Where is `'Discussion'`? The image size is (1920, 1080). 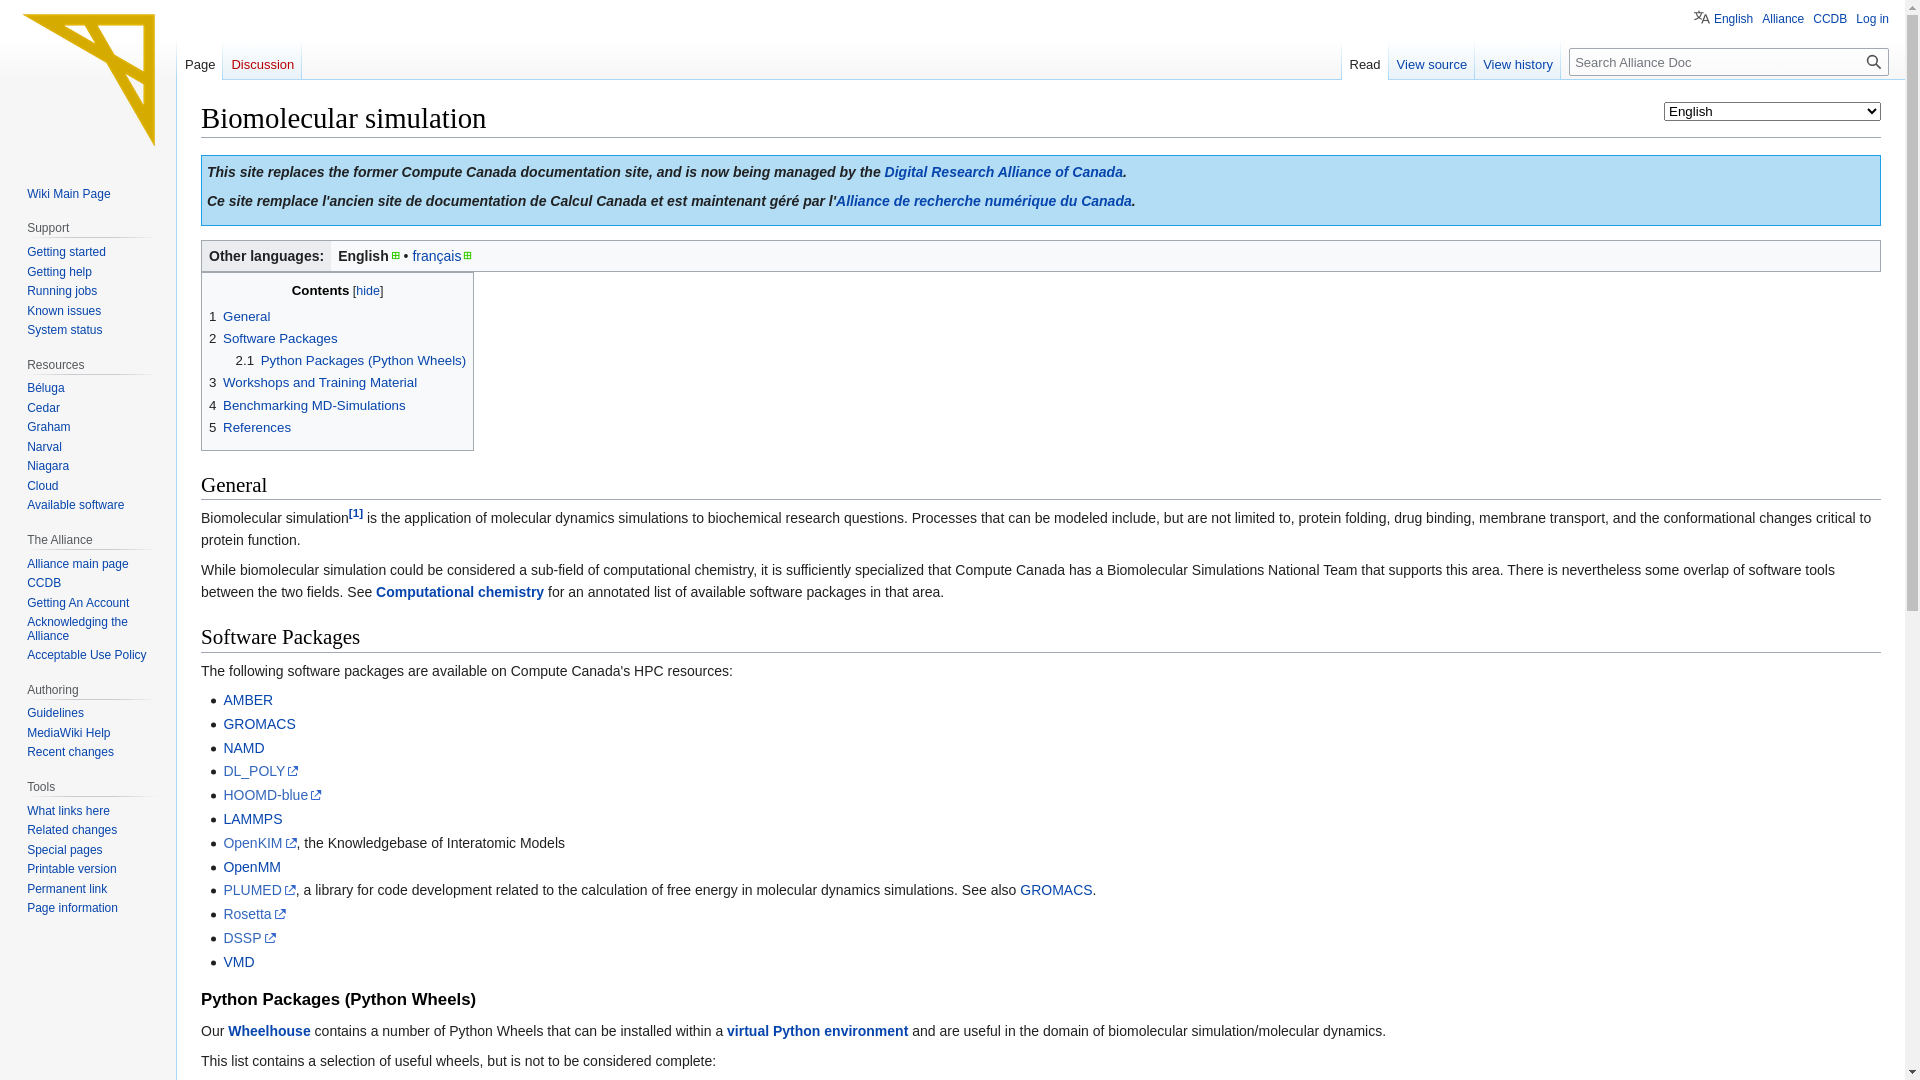 'Discussion' is located at coordinates (261, 59).